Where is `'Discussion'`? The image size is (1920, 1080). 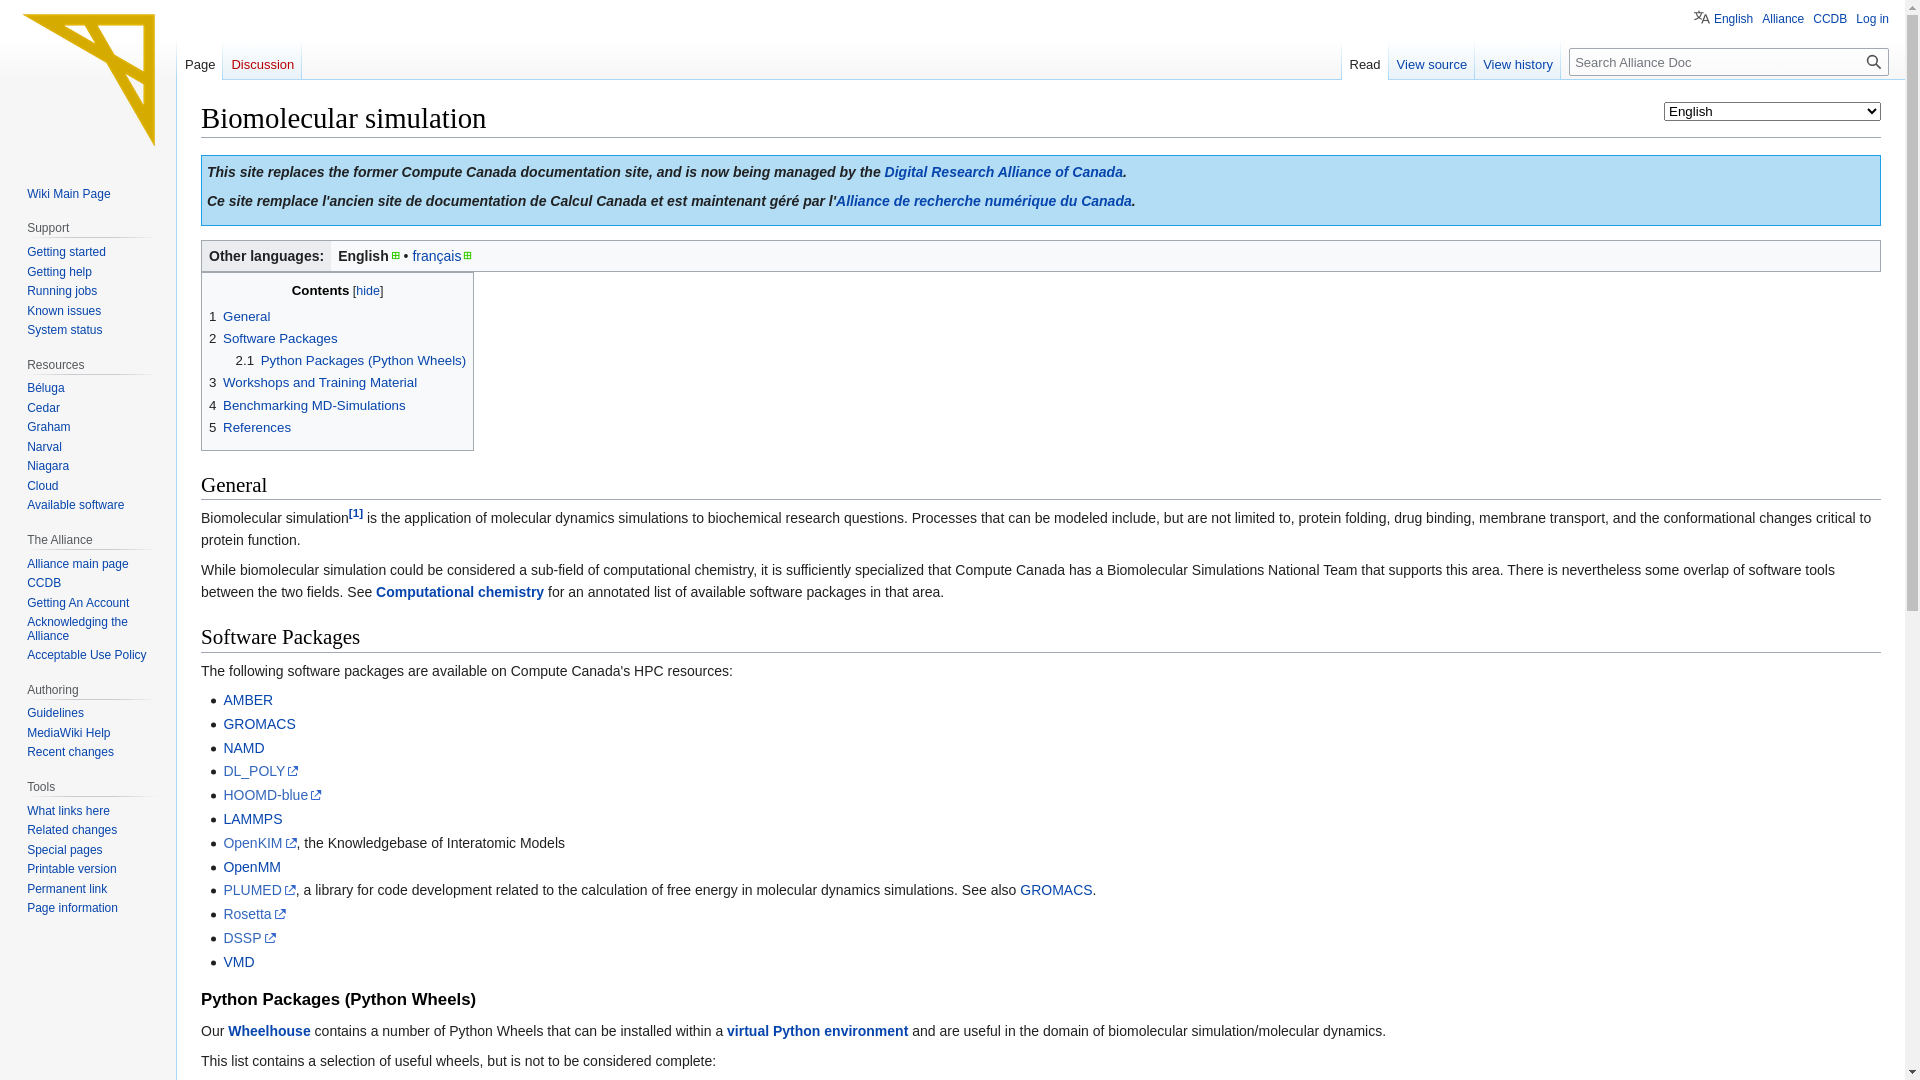 'Discussion' is located at coordinates (261, 59).